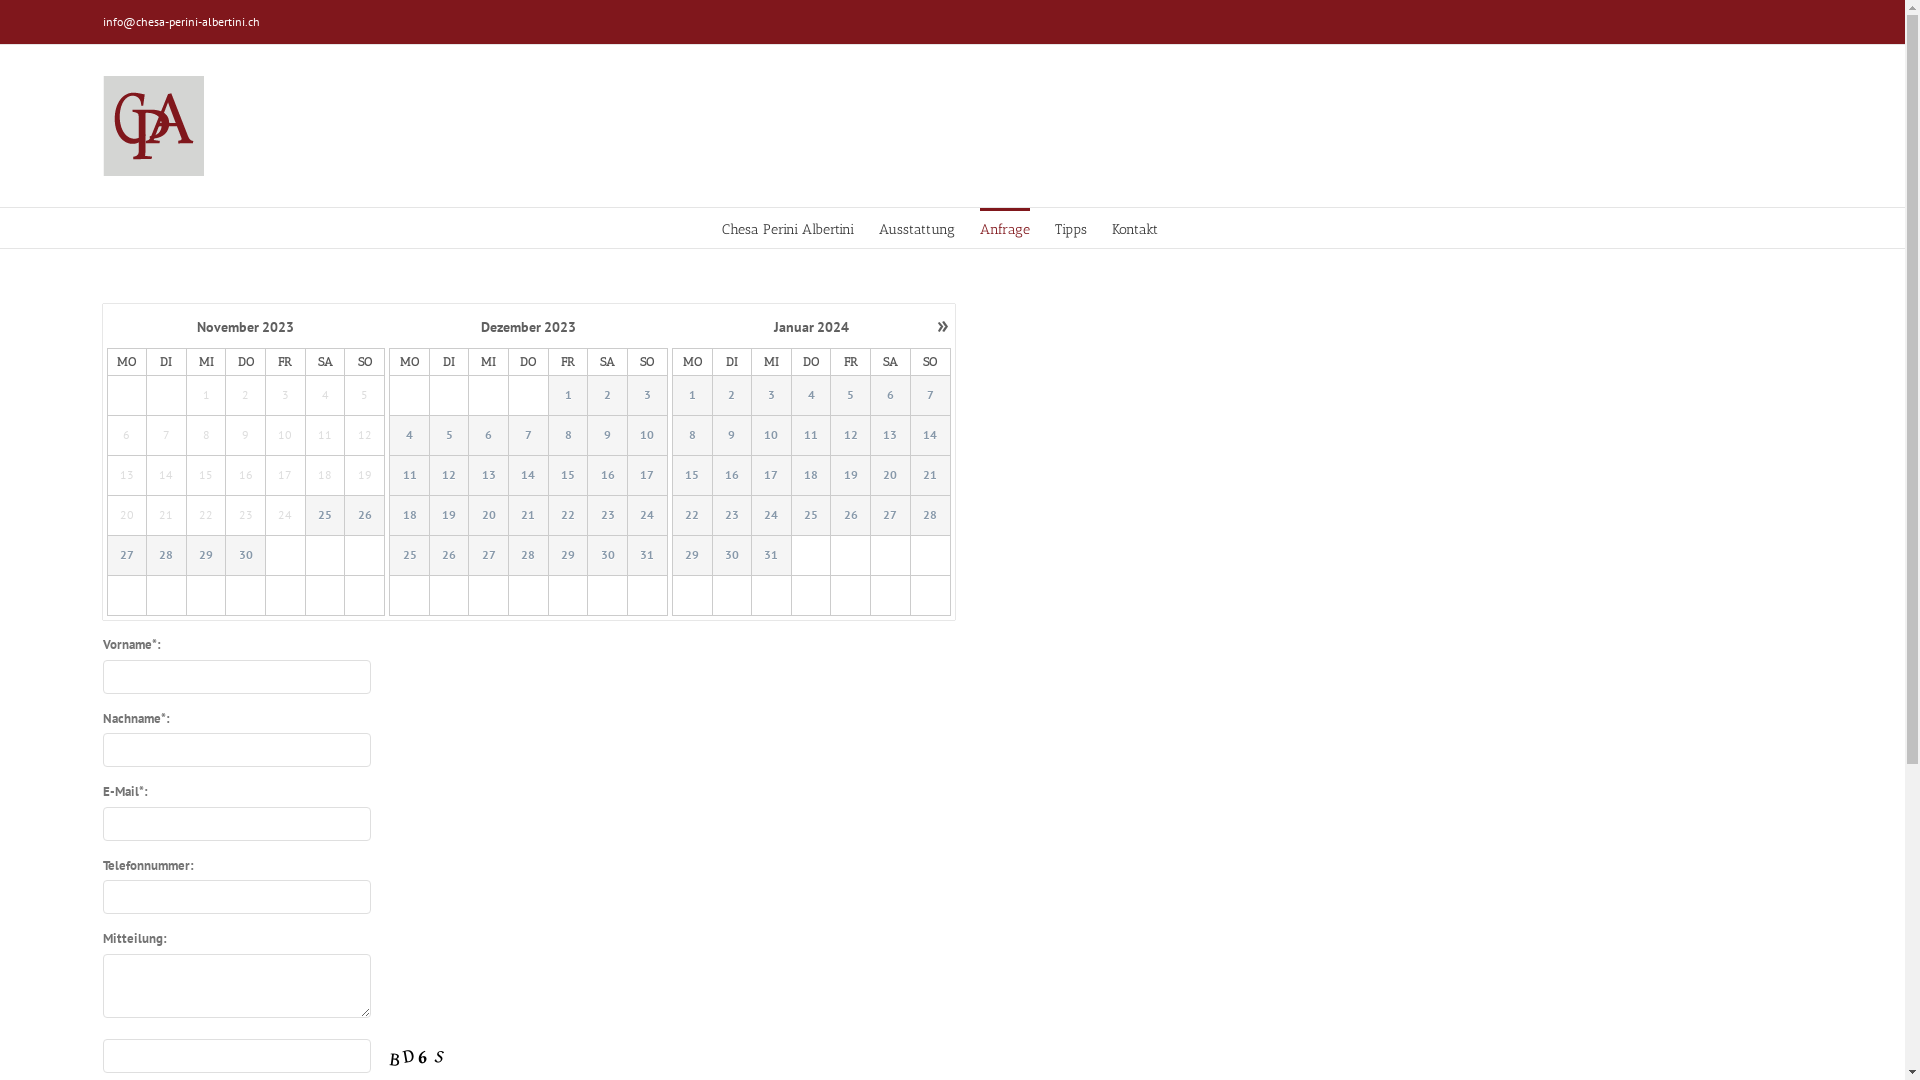 This screenshot has width=1920, height=1080. What do you see at coordinates (915, 226) in the screenshot?
I see `'Ausstattung'` at bounding box center [915, 226].